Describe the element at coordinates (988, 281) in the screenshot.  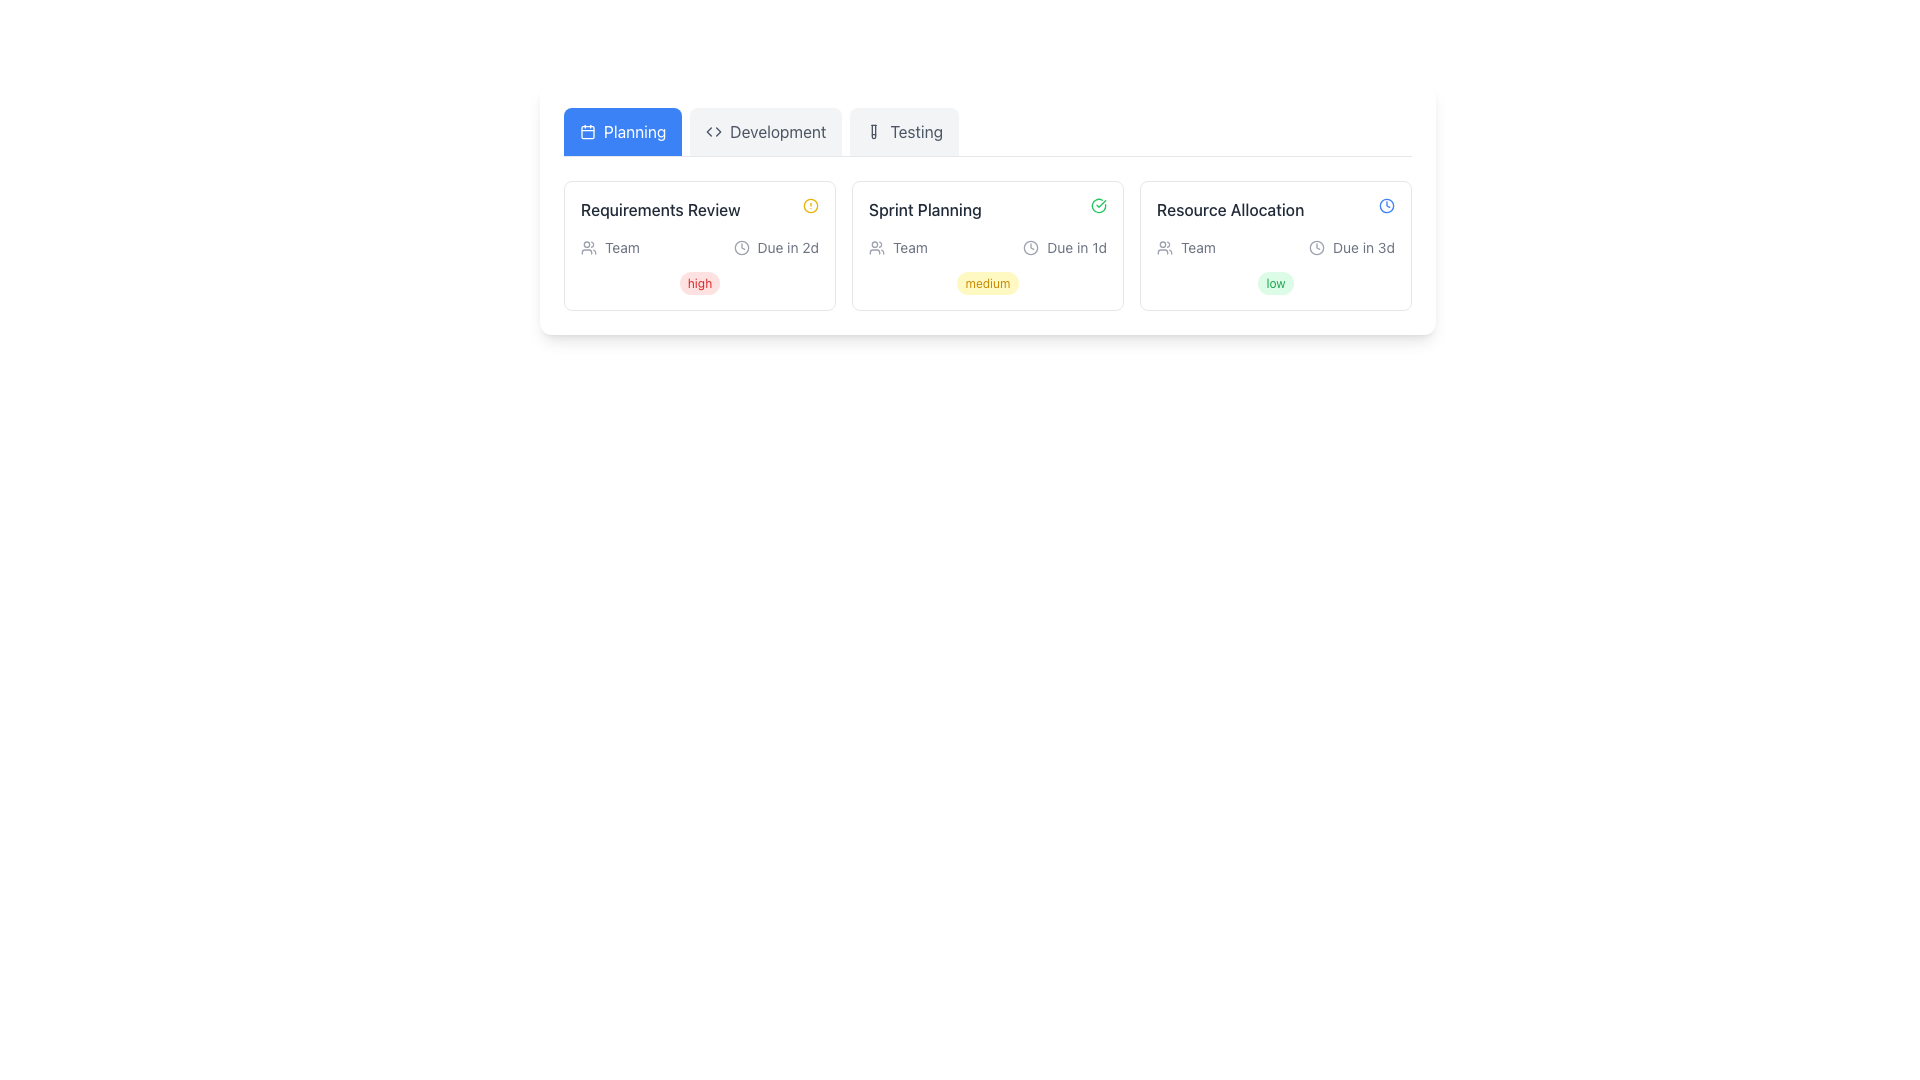
I see `the 'medium' status label or badge located within the 'Sprint Planning' card, positioned below the 'Team' and 'Due in 1d' indicators` at that location.